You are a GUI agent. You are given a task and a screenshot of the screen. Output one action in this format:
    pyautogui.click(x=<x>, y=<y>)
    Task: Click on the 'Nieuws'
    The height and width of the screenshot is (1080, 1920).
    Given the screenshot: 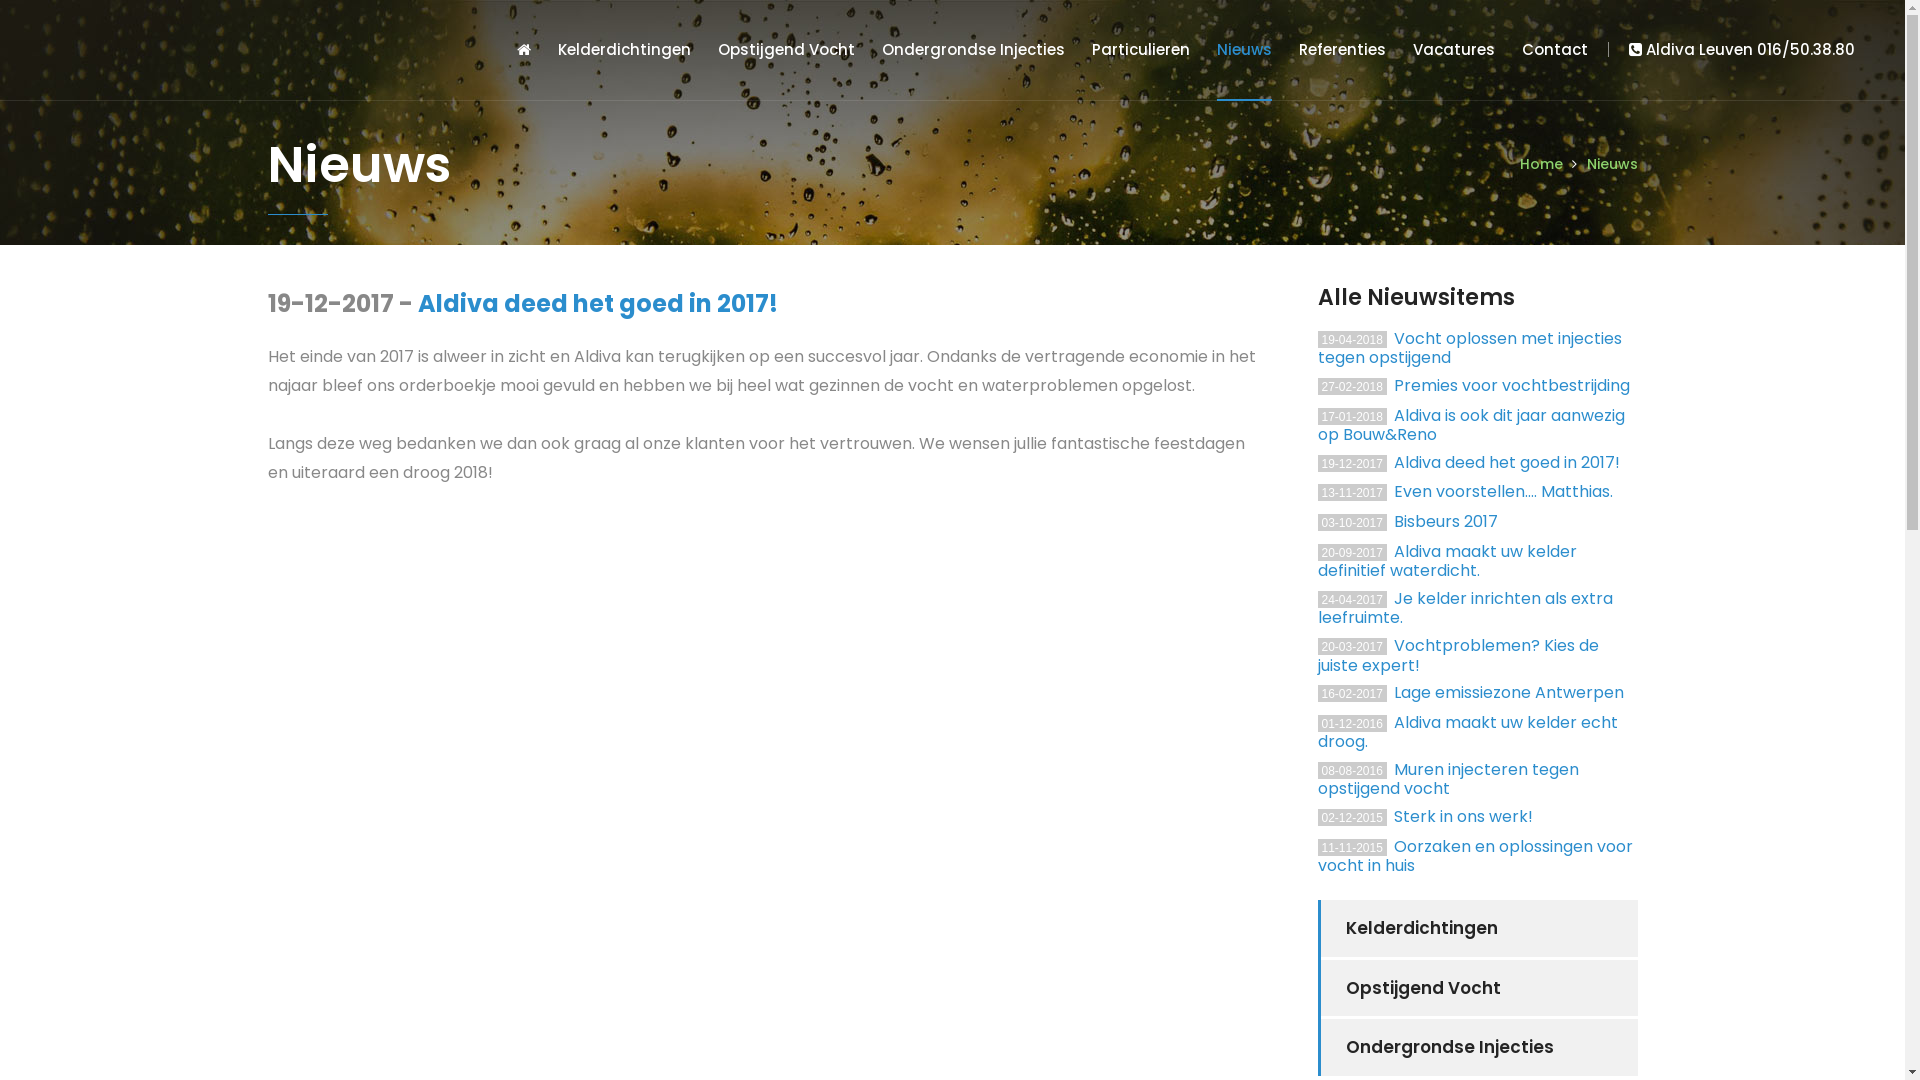 What is the action you would take?
    pyautogui.click(x=1243, y=49)
    